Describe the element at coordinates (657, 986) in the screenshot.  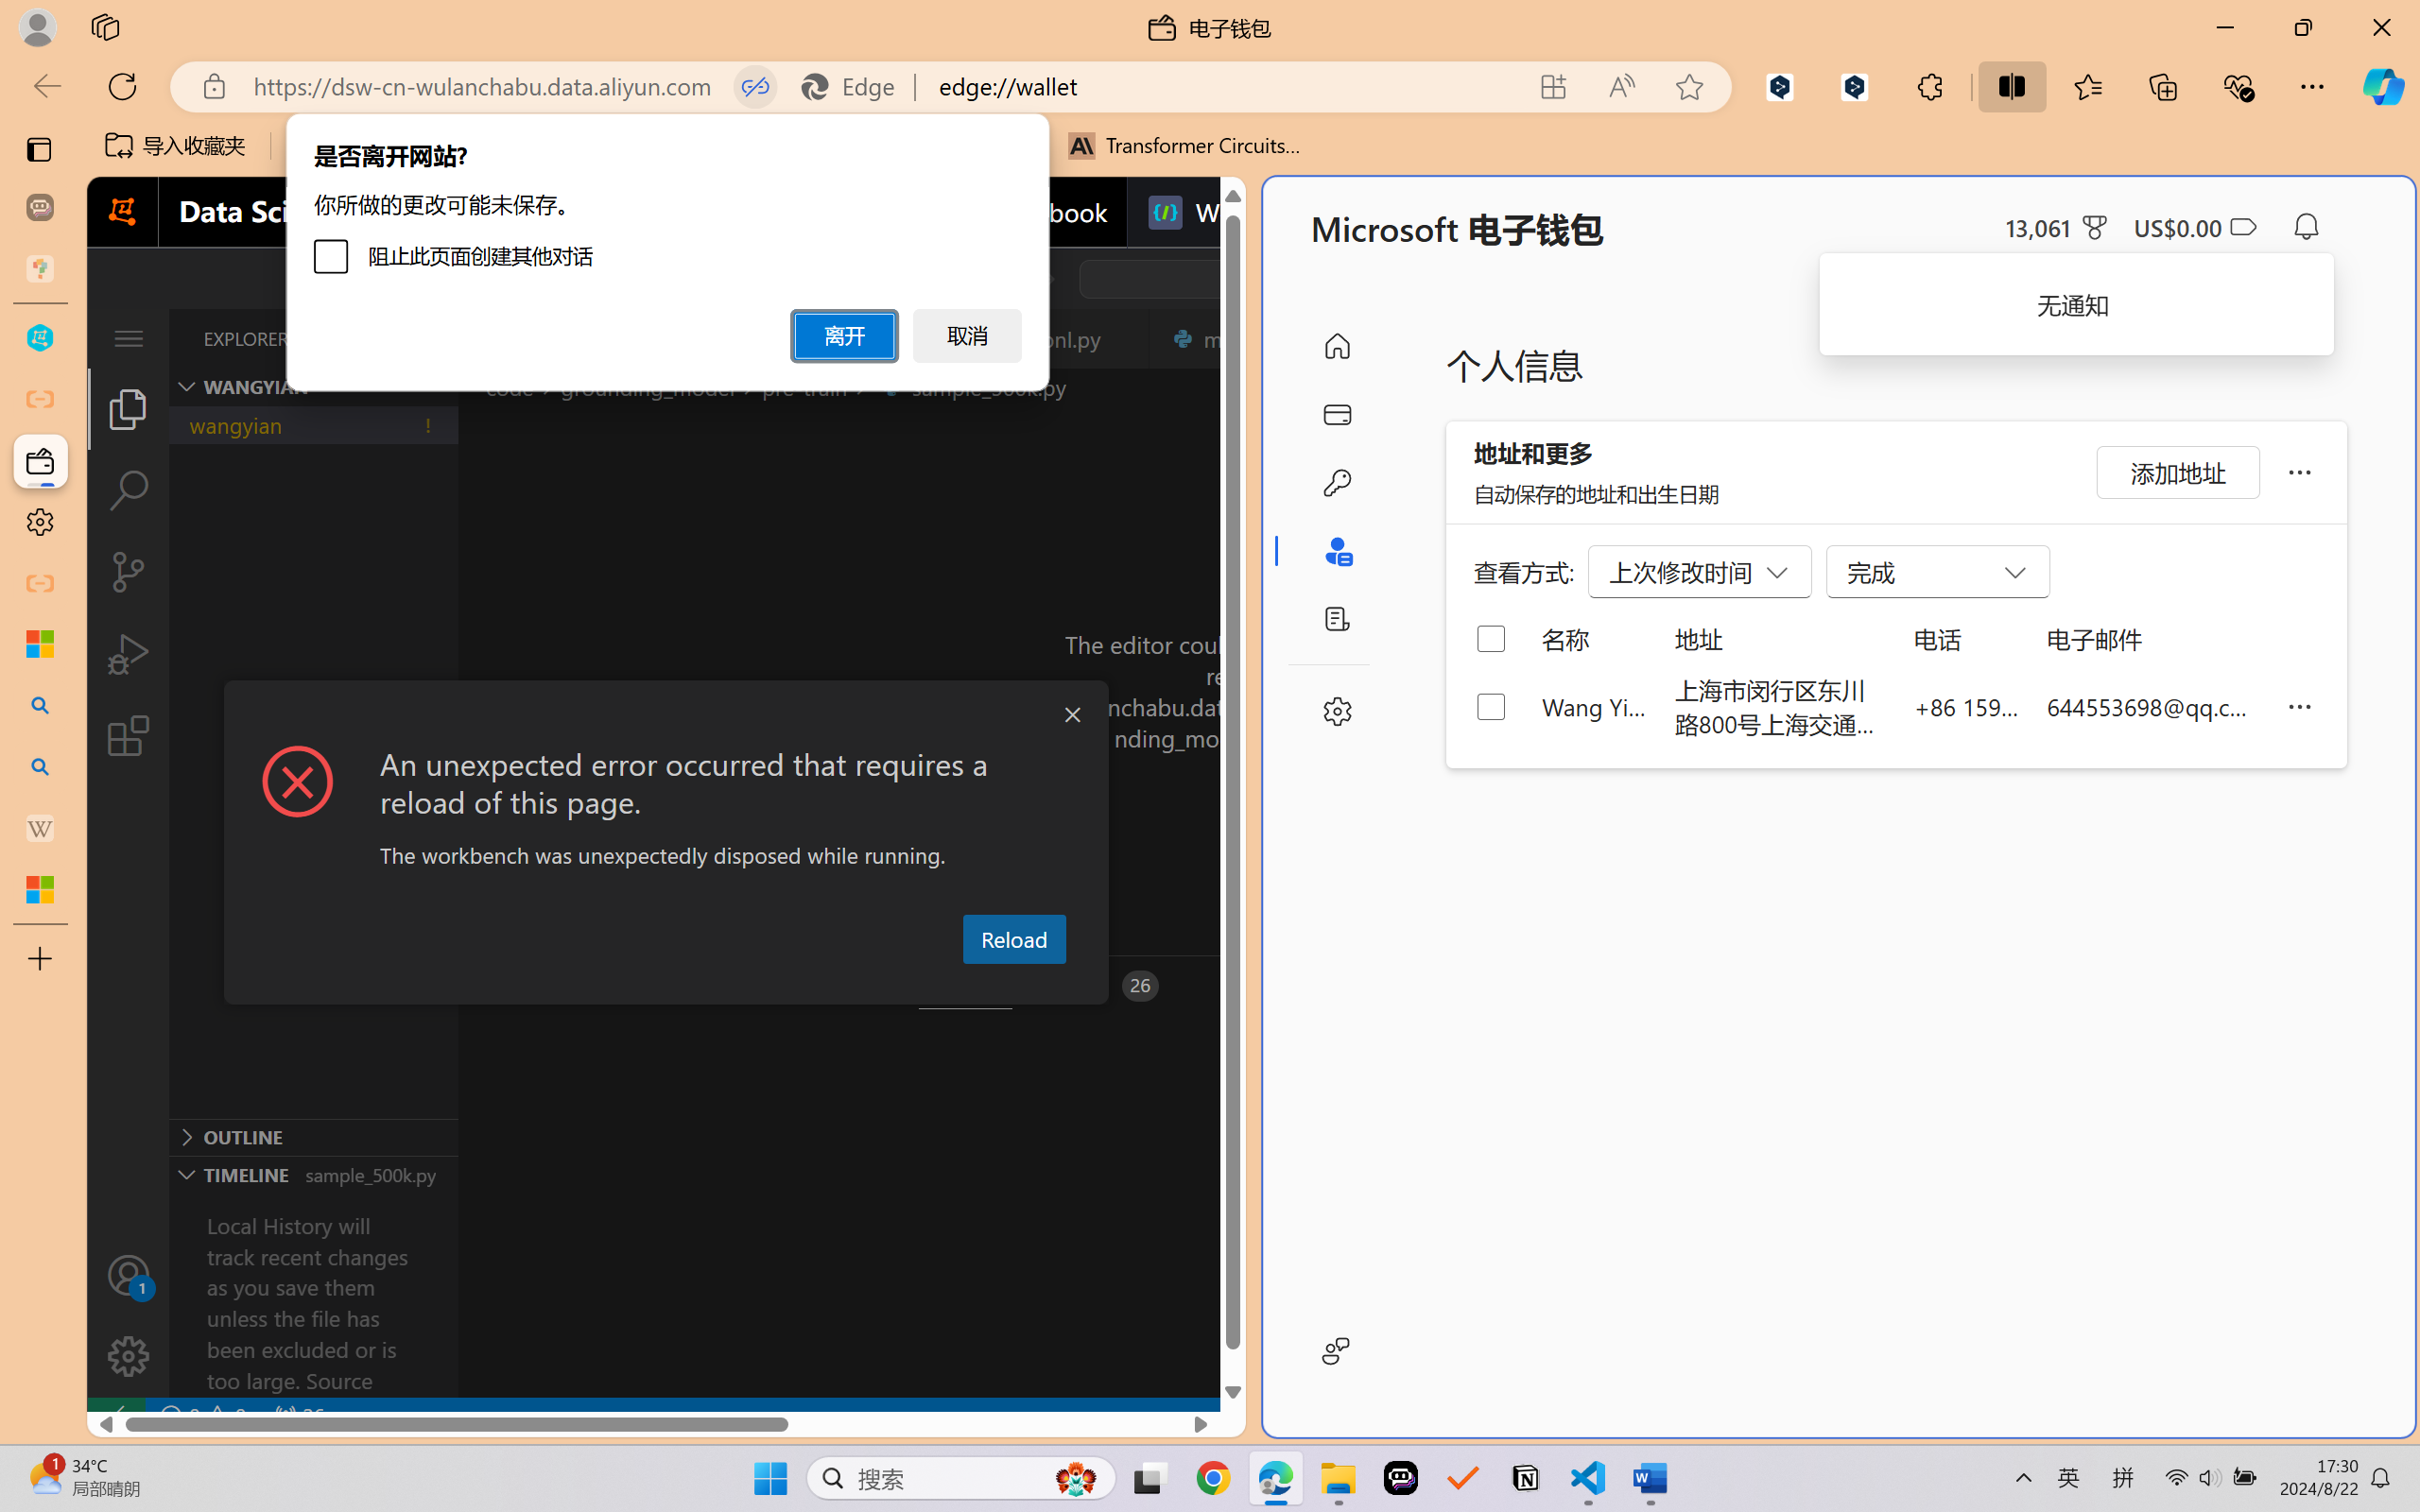
I see `'Output (Ctrl+Shift+U)'` at that location.